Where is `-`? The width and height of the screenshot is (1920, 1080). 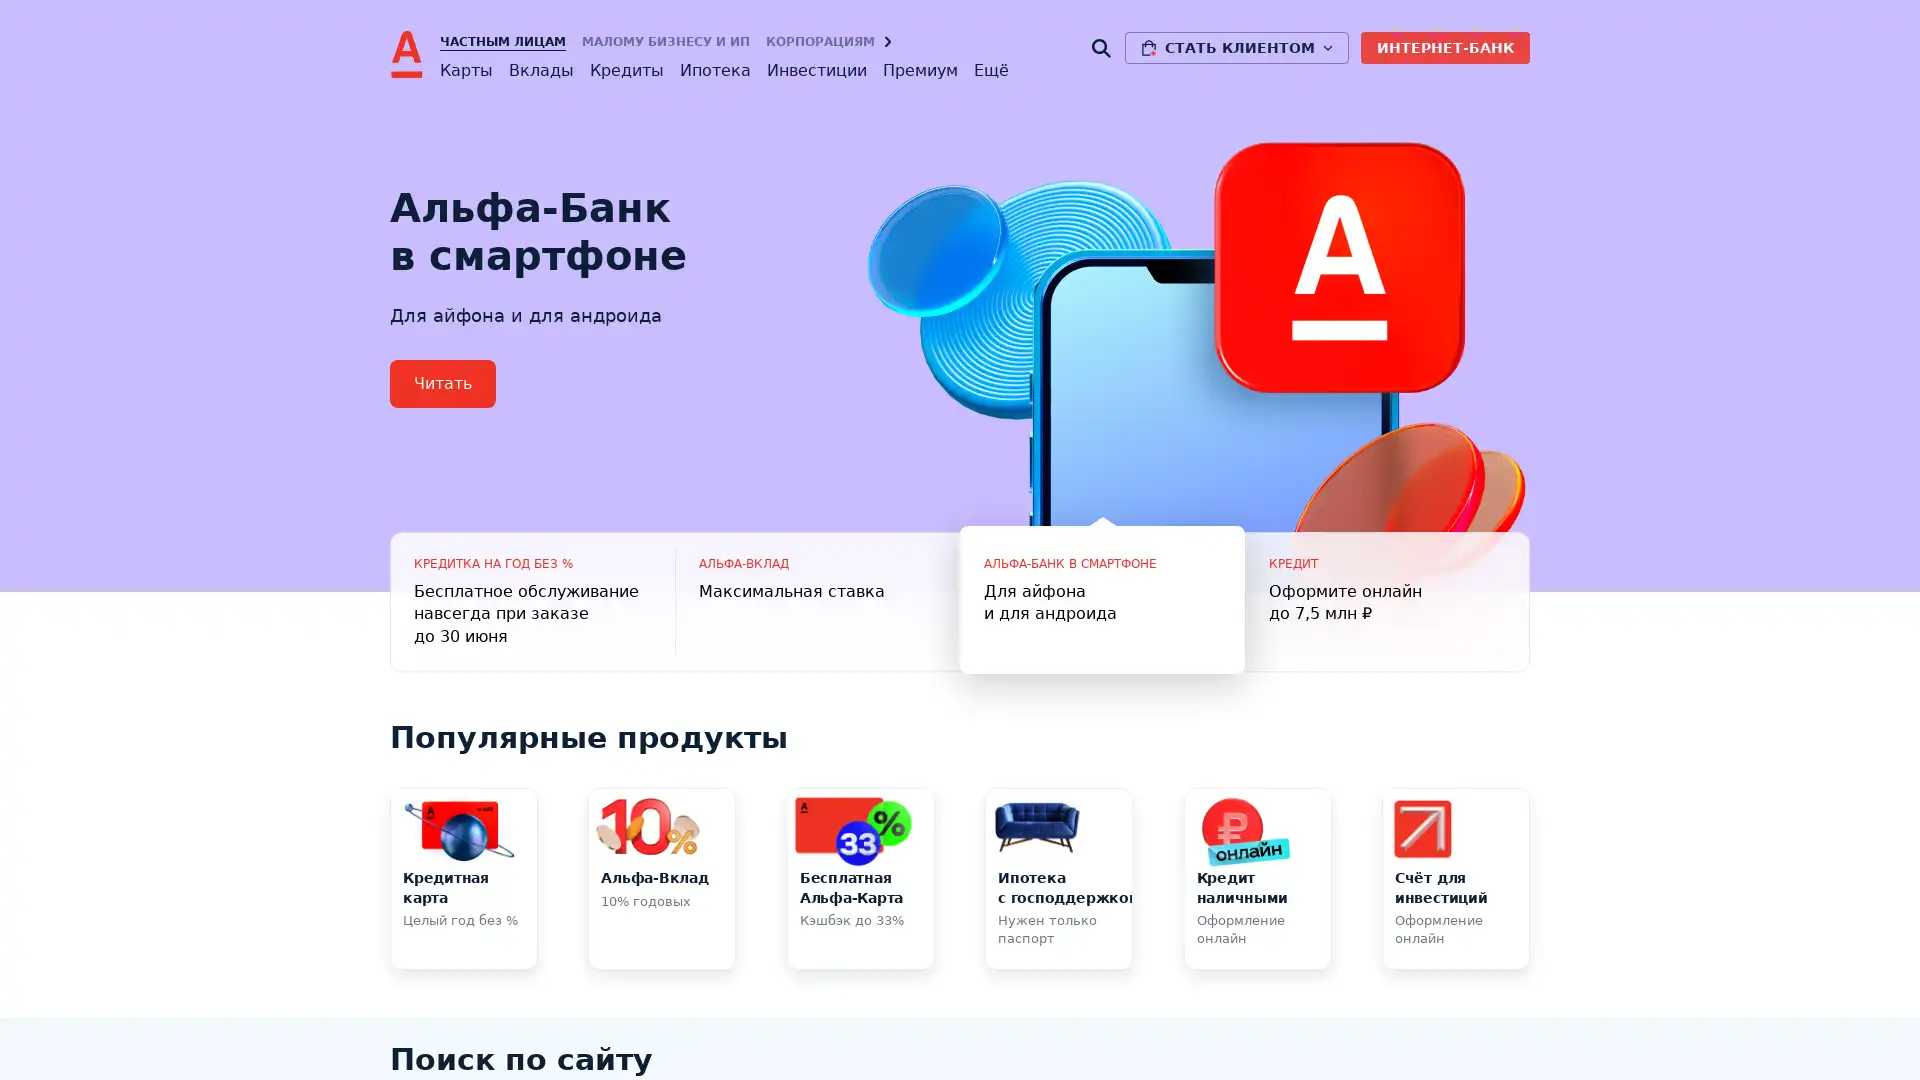
- is located at coordinates (817, 600).